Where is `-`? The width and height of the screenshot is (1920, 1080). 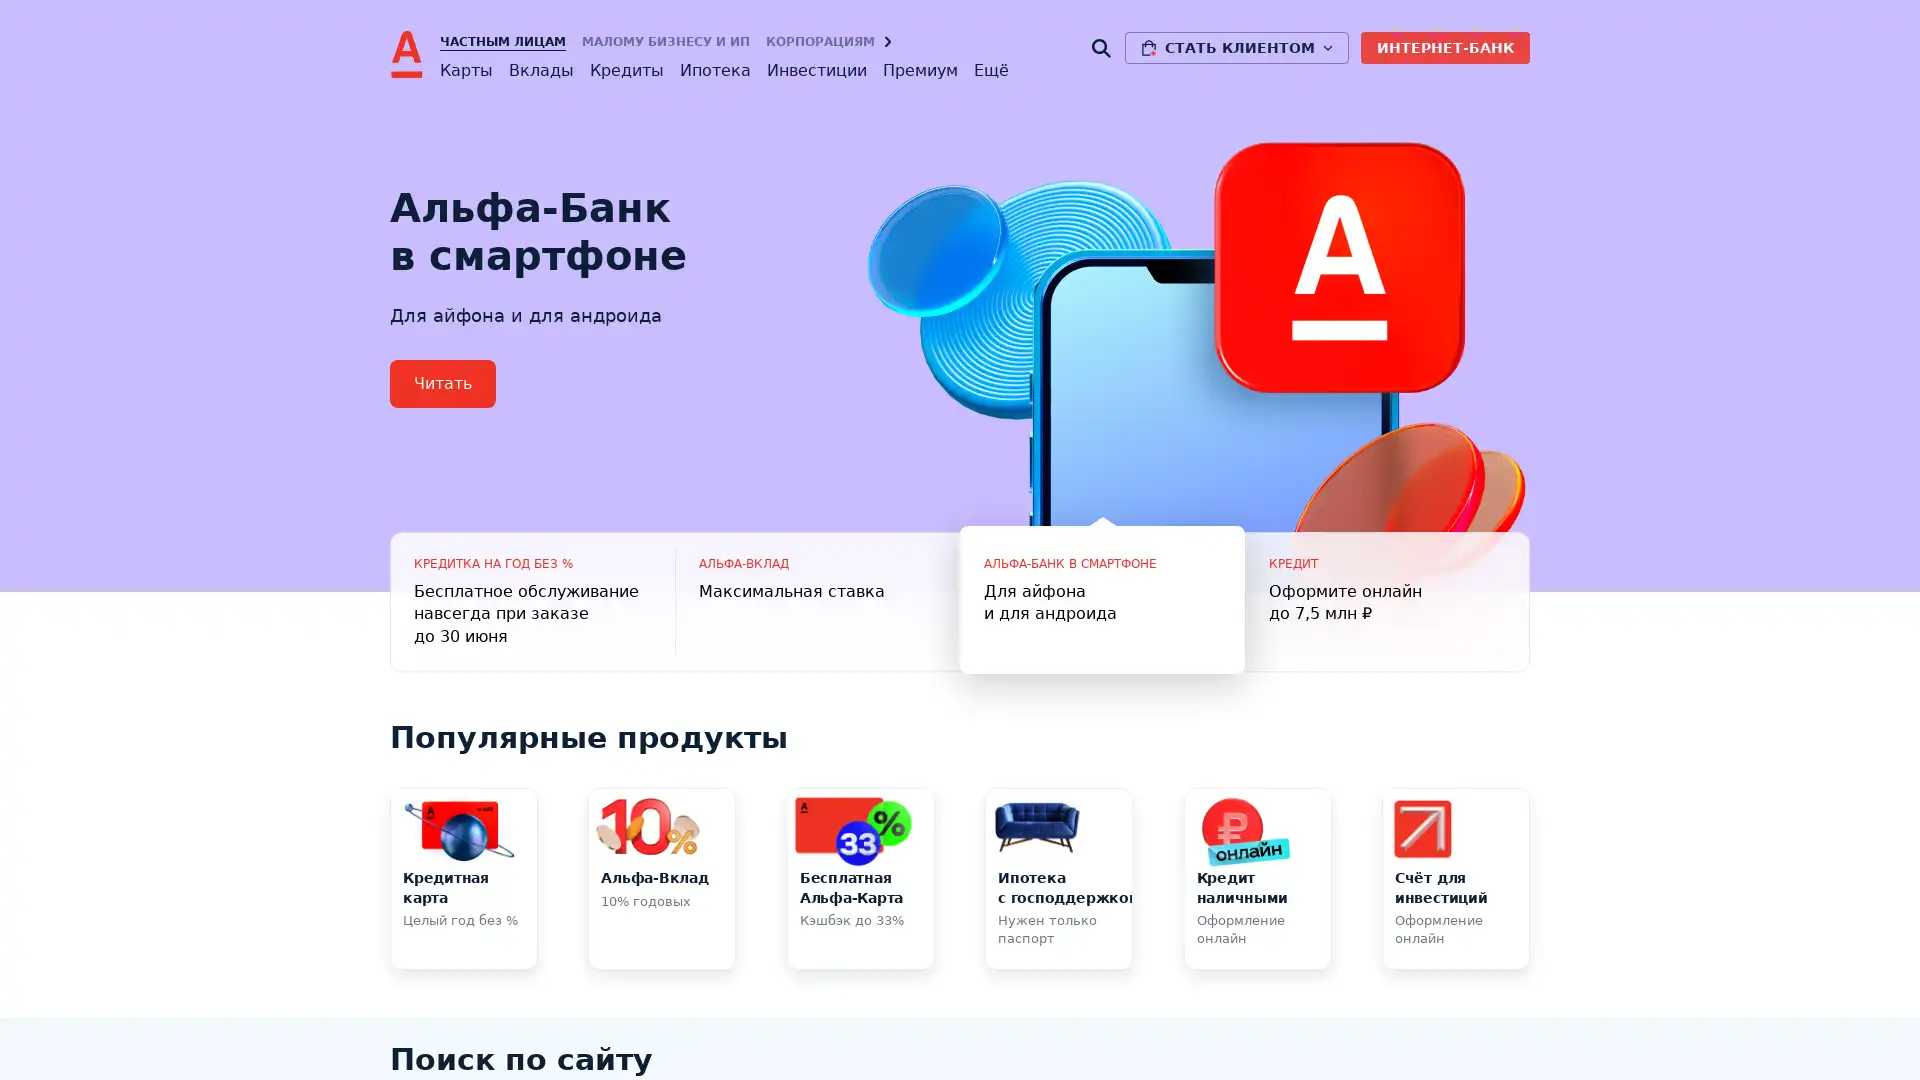
- is located at coordinates (817, 600).